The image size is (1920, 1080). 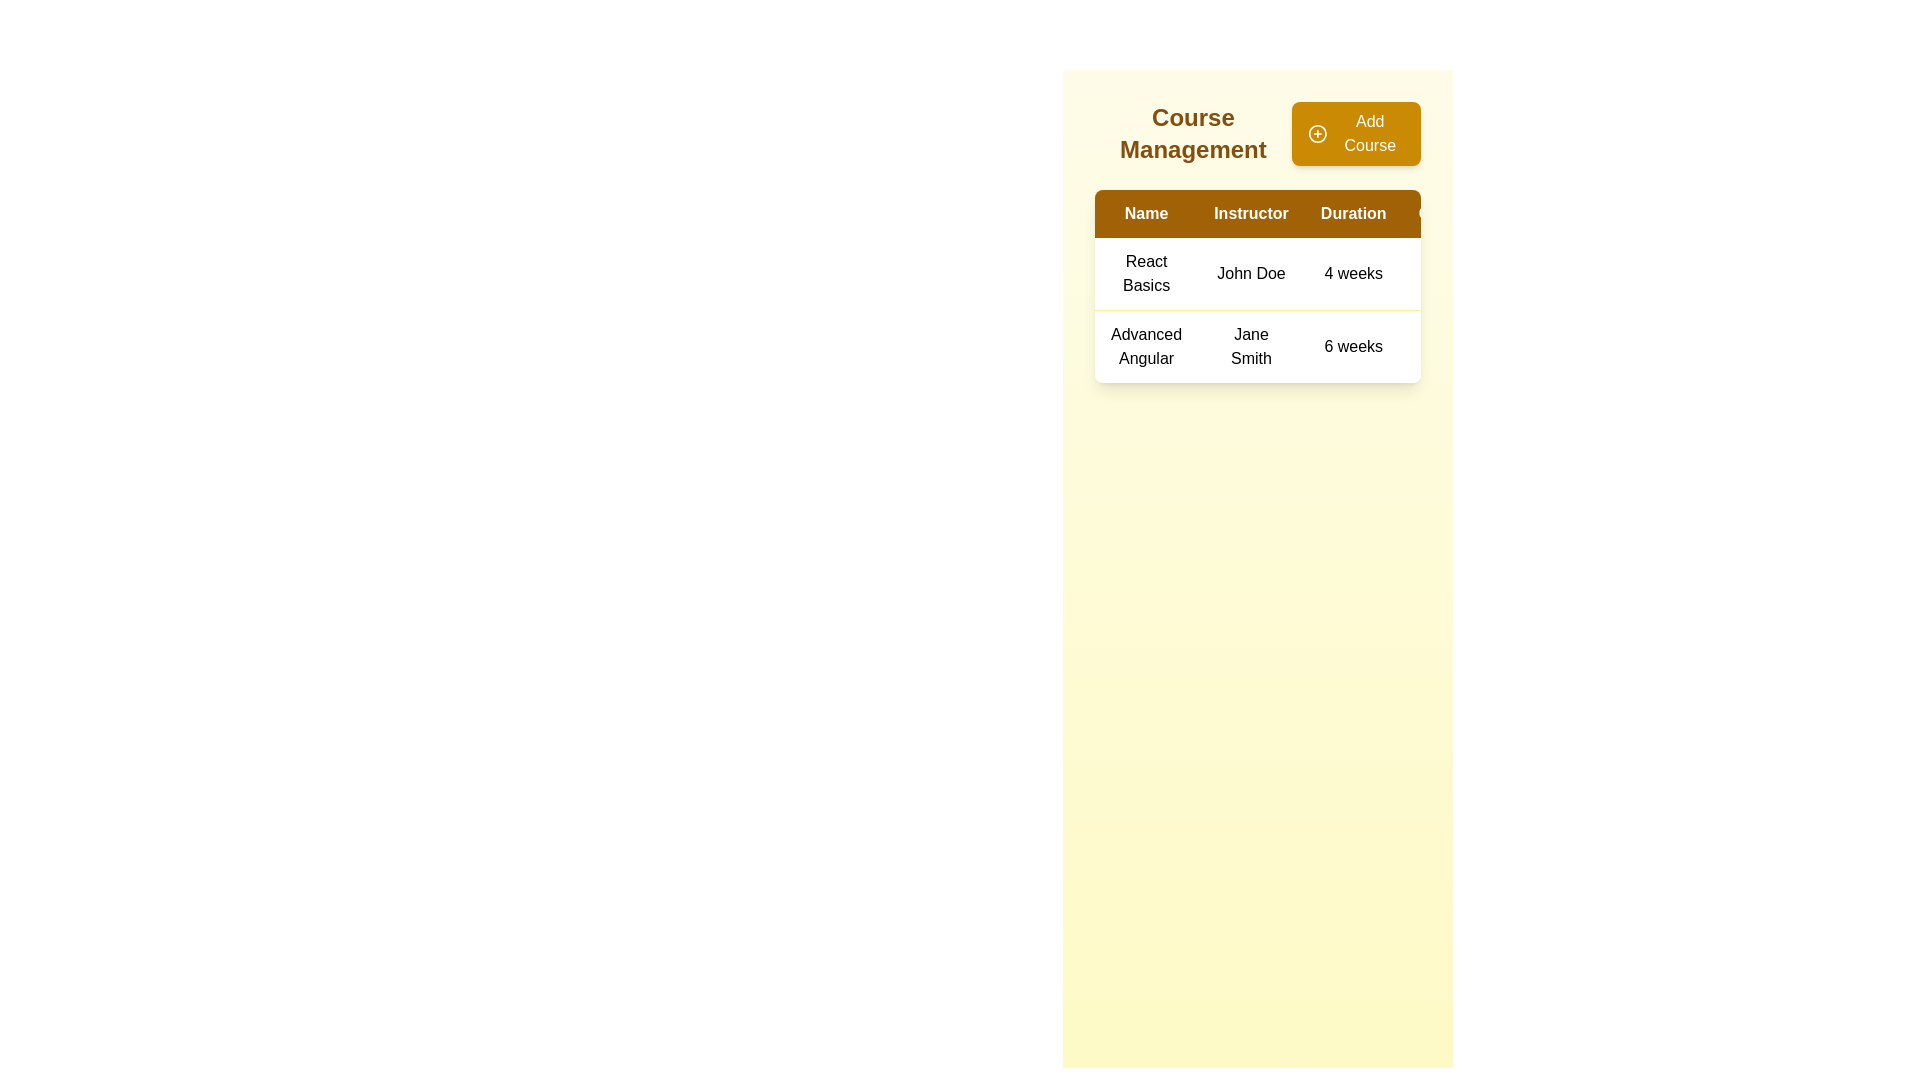 What do you see at coordinates (1146, 213) in the screenshot?
I see `the text label 'Name' which is displayed in white on a brownish background, located in the top row of the Course Management interface` at bounding box center [1146, 213].